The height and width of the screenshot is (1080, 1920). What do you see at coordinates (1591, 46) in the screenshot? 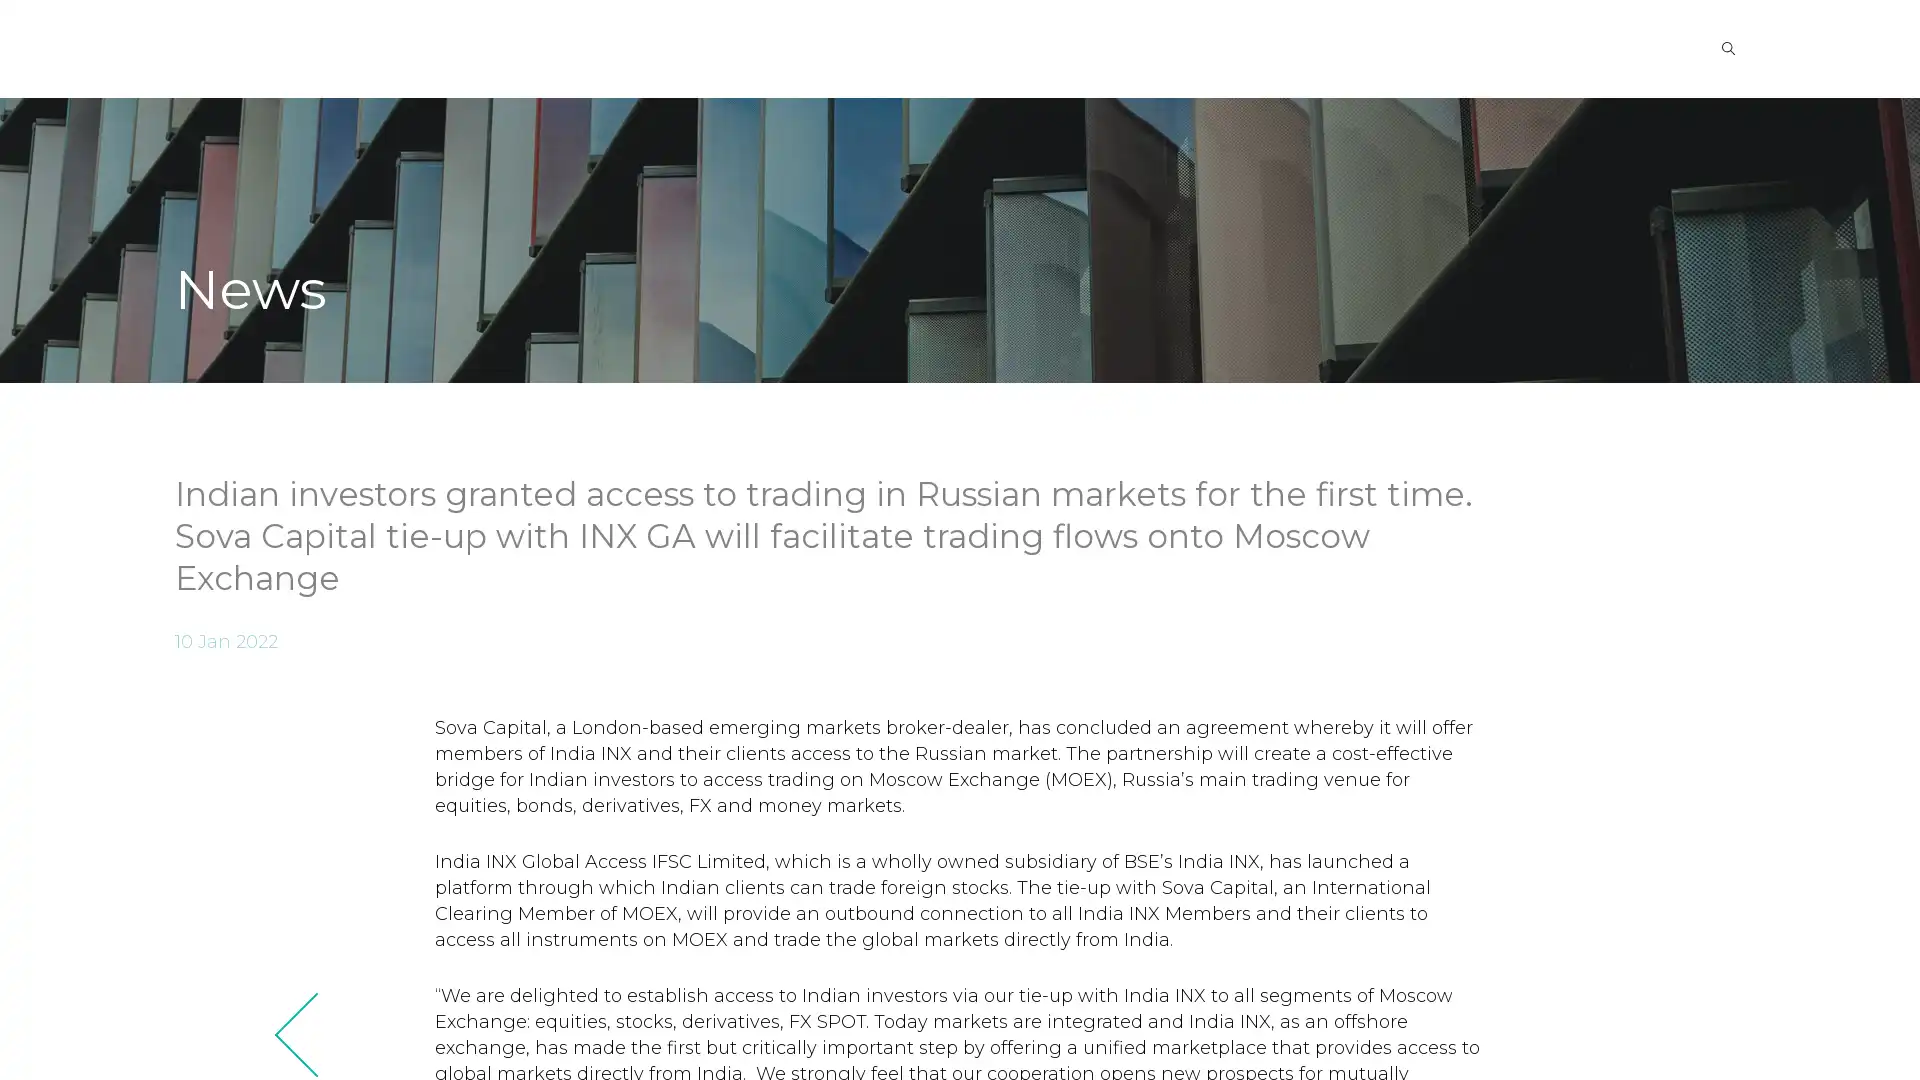
I see `Login` at bounding box center [1591, 46].